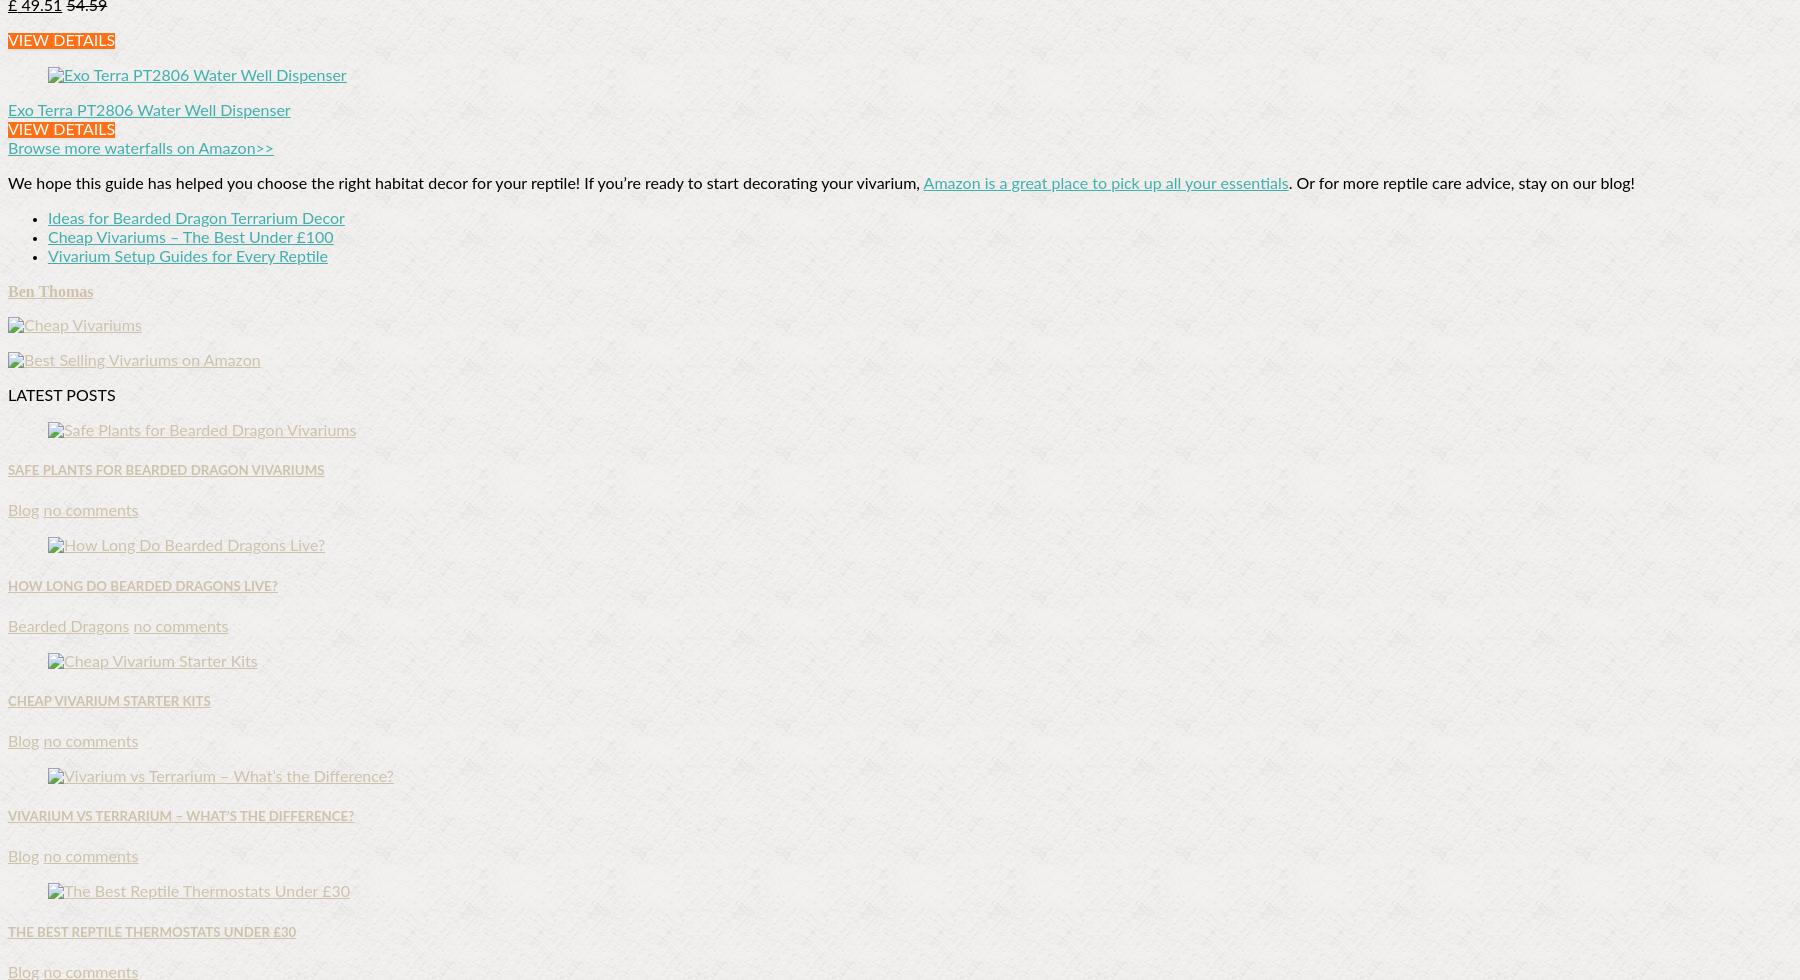 This screenshot has width=1800, height=980. I want to click on 'We hope this guide has helped you choose the right habitat decor for your reptile! If you’re ready to start decorating your vivarium,', so click(464, 184).